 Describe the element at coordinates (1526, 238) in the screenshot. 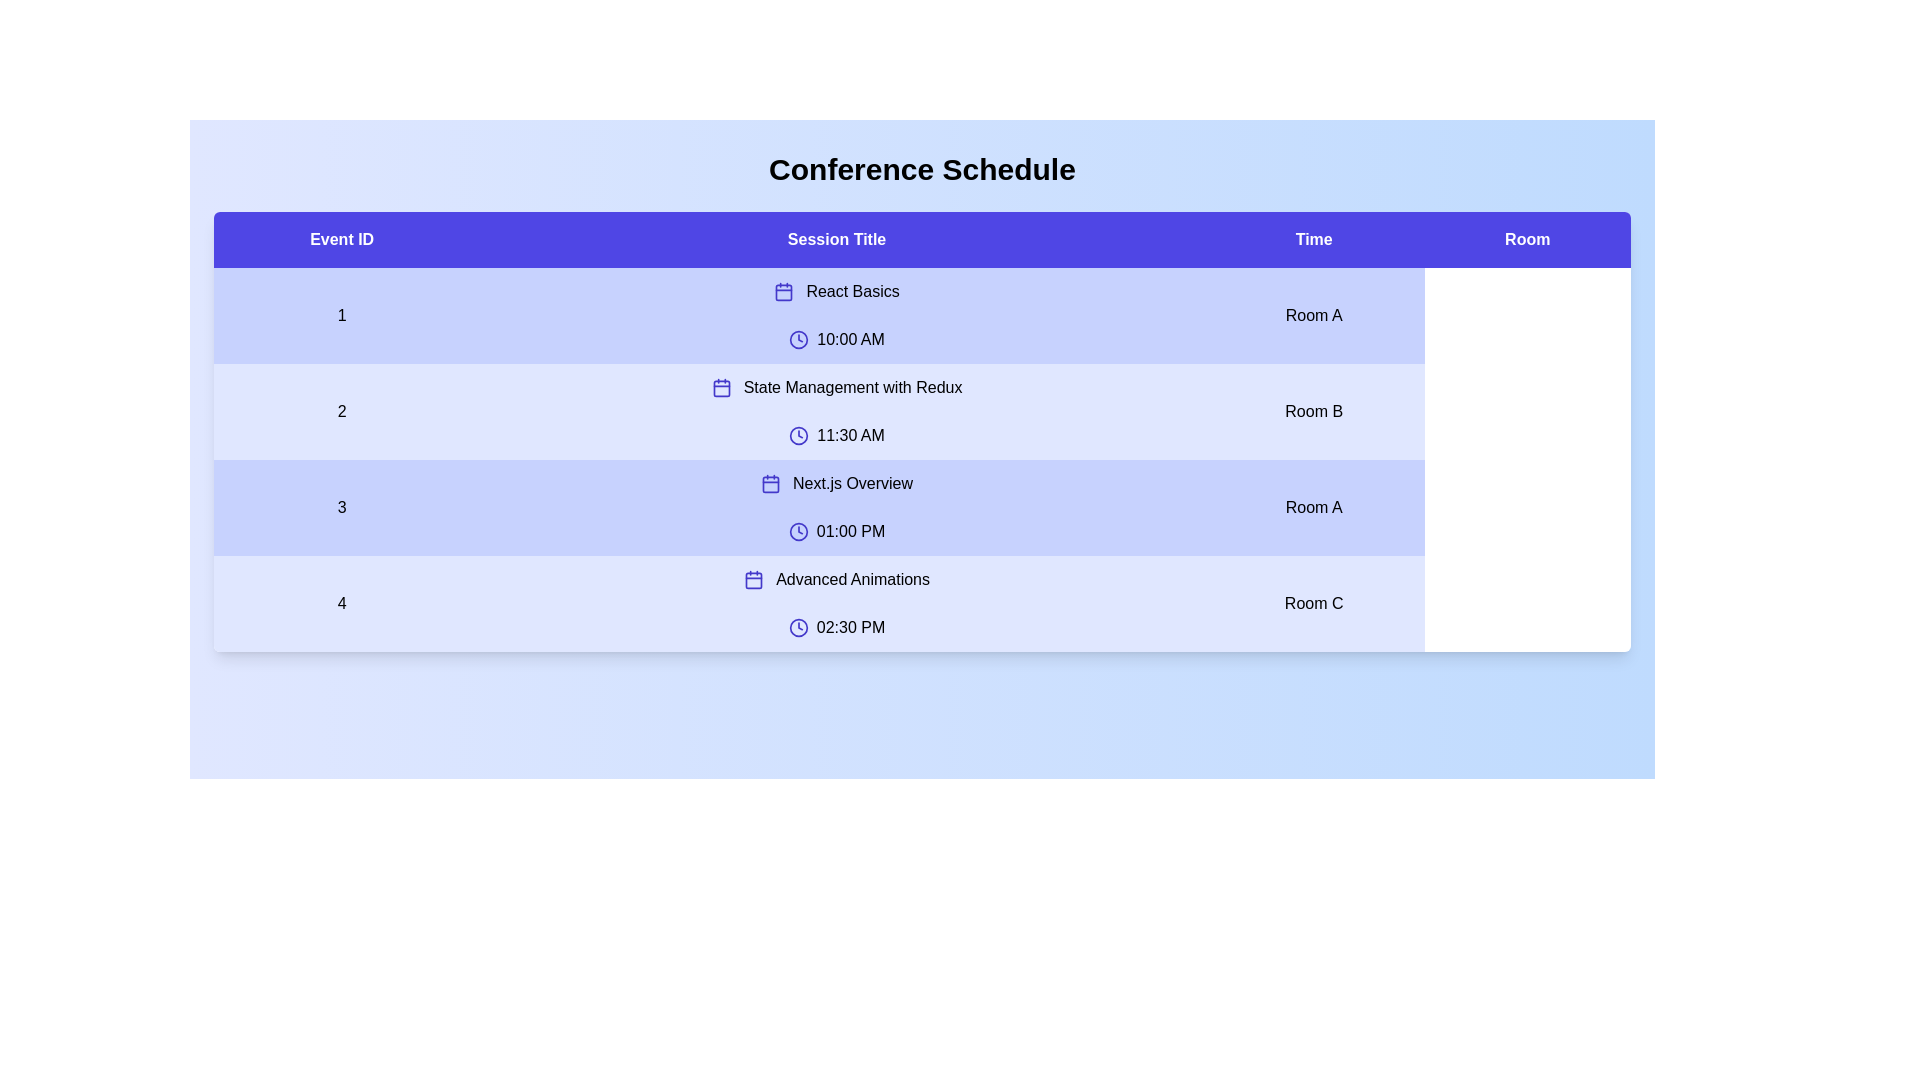

I see `the table header labeled 'Room' to sort the table by that column` at that location.